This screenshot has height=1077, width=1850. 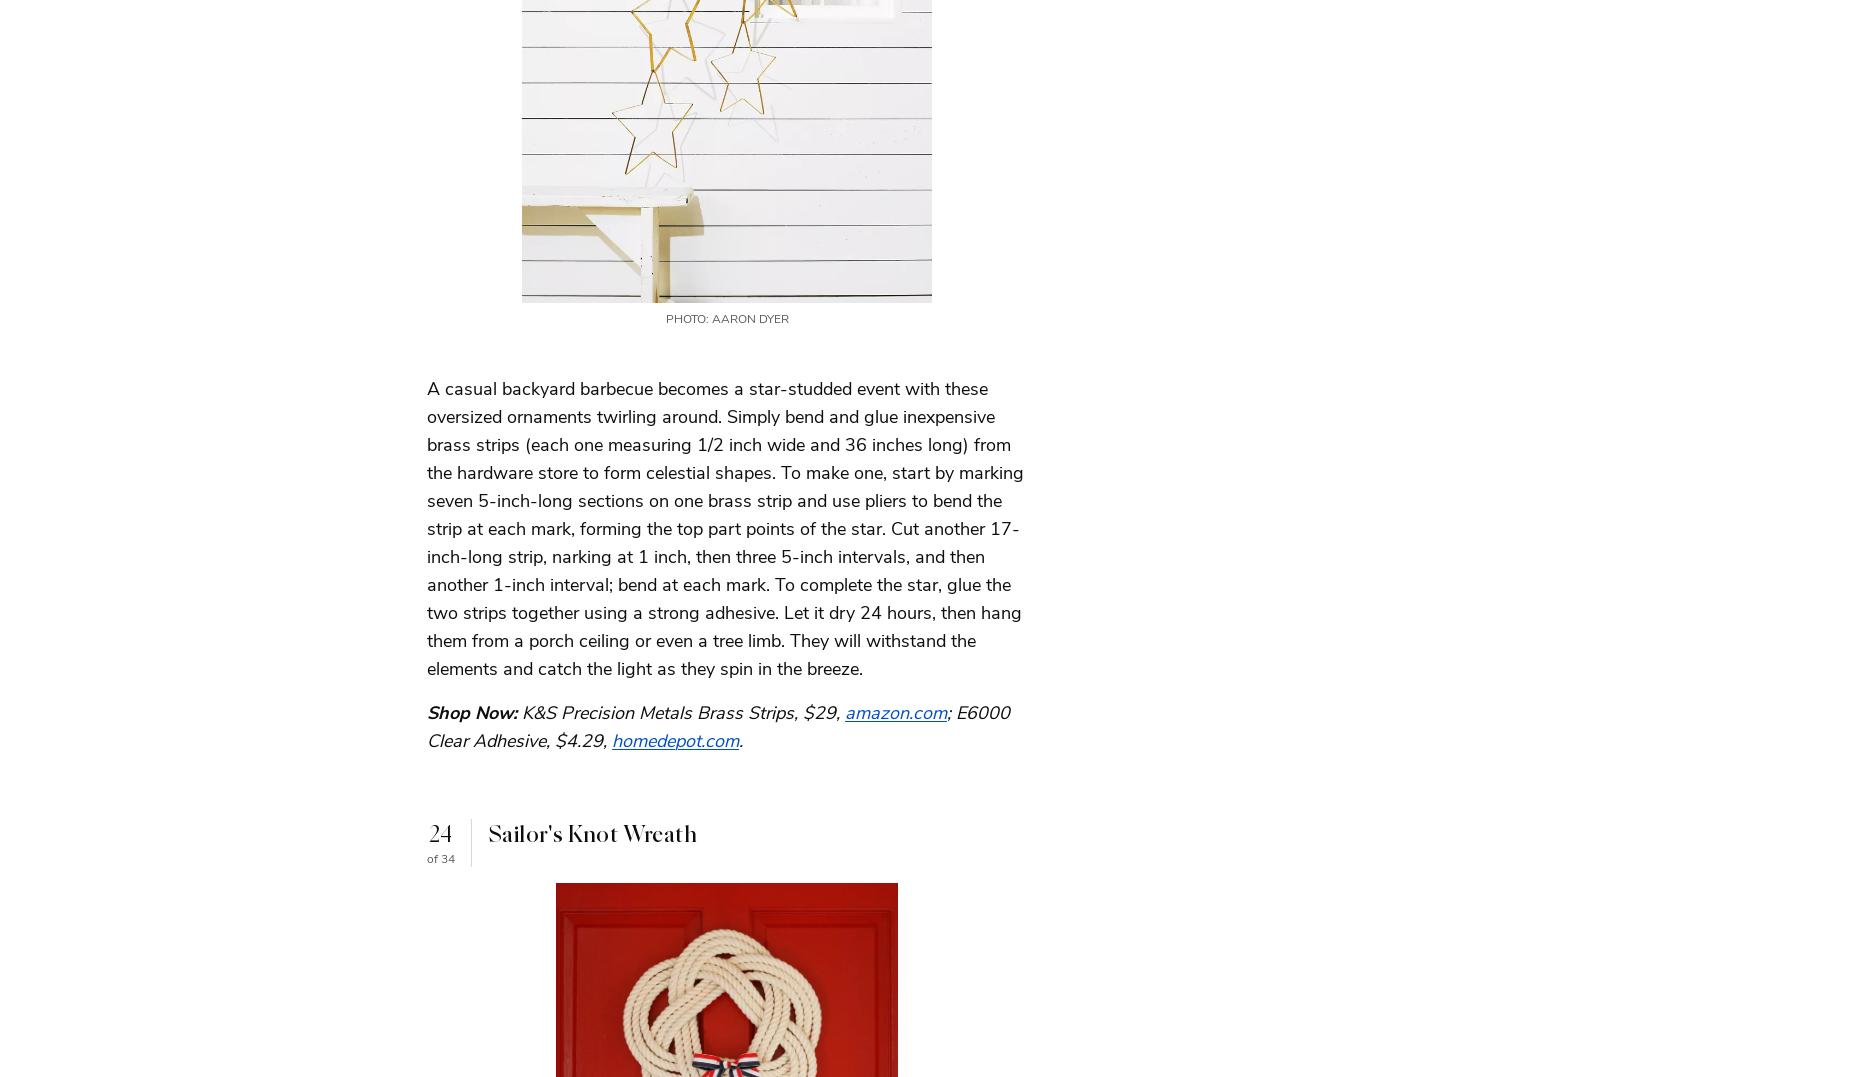 What do you see at coordinates (749, 318) in the screenshot?
I see `'Aaron Dyer'` at bounding box center [749, 318].